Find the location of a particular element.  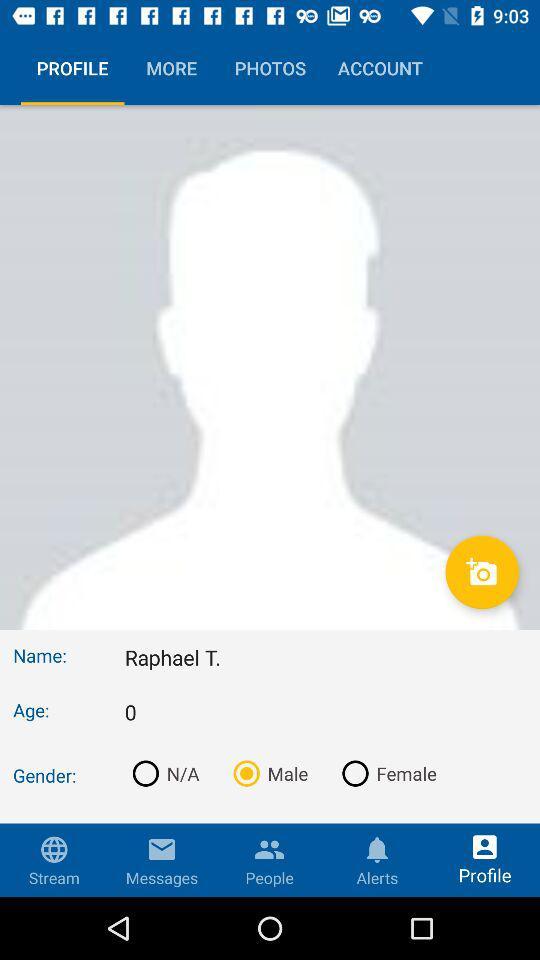

the item below 0 icon is located at coordinates (385, 772).